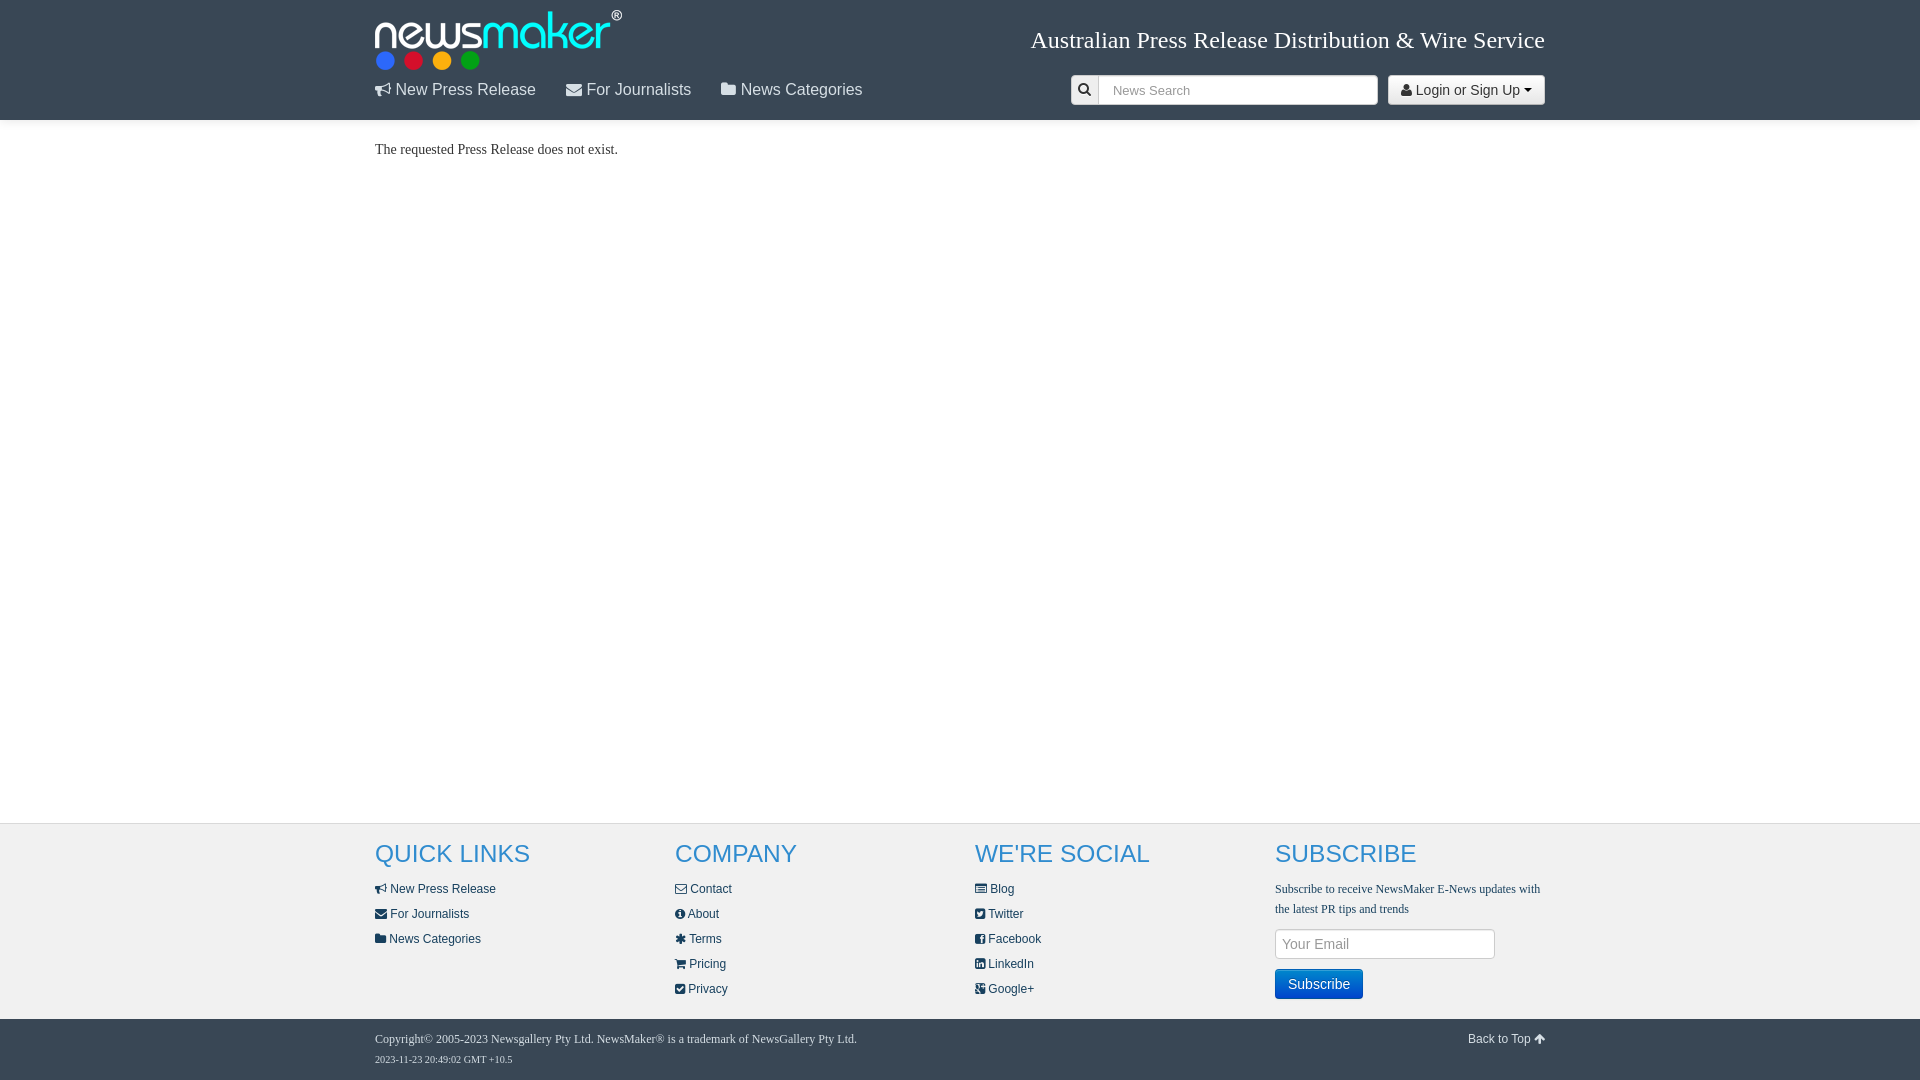 This screenshot has width=1920, height=1080. Describe the element at coordinates (1274, 982) in the screenshot. I see `'Subscribe'` at that location.